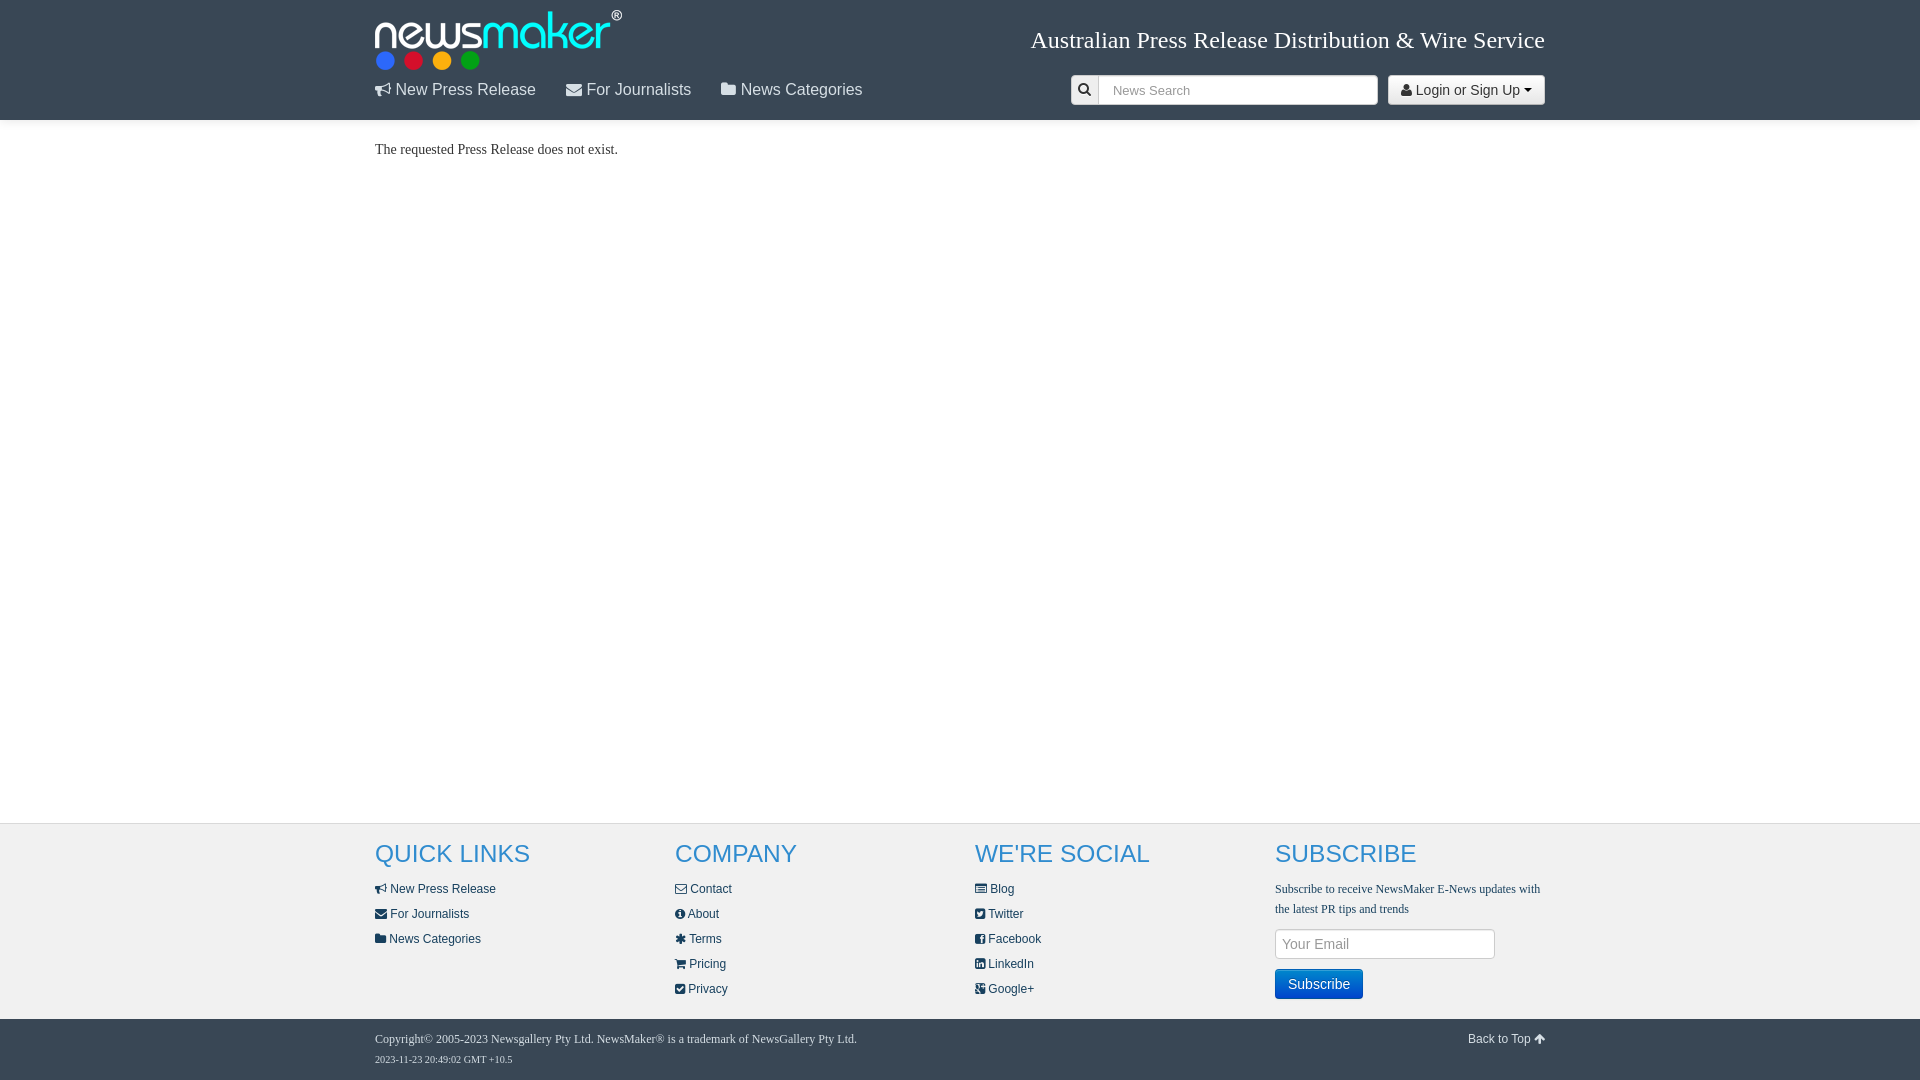 This screenshot has width=1920, height=1080. Describe the element at coordinates (1274, 982) in the screenshot. I see `'Subscribe'` at that location.